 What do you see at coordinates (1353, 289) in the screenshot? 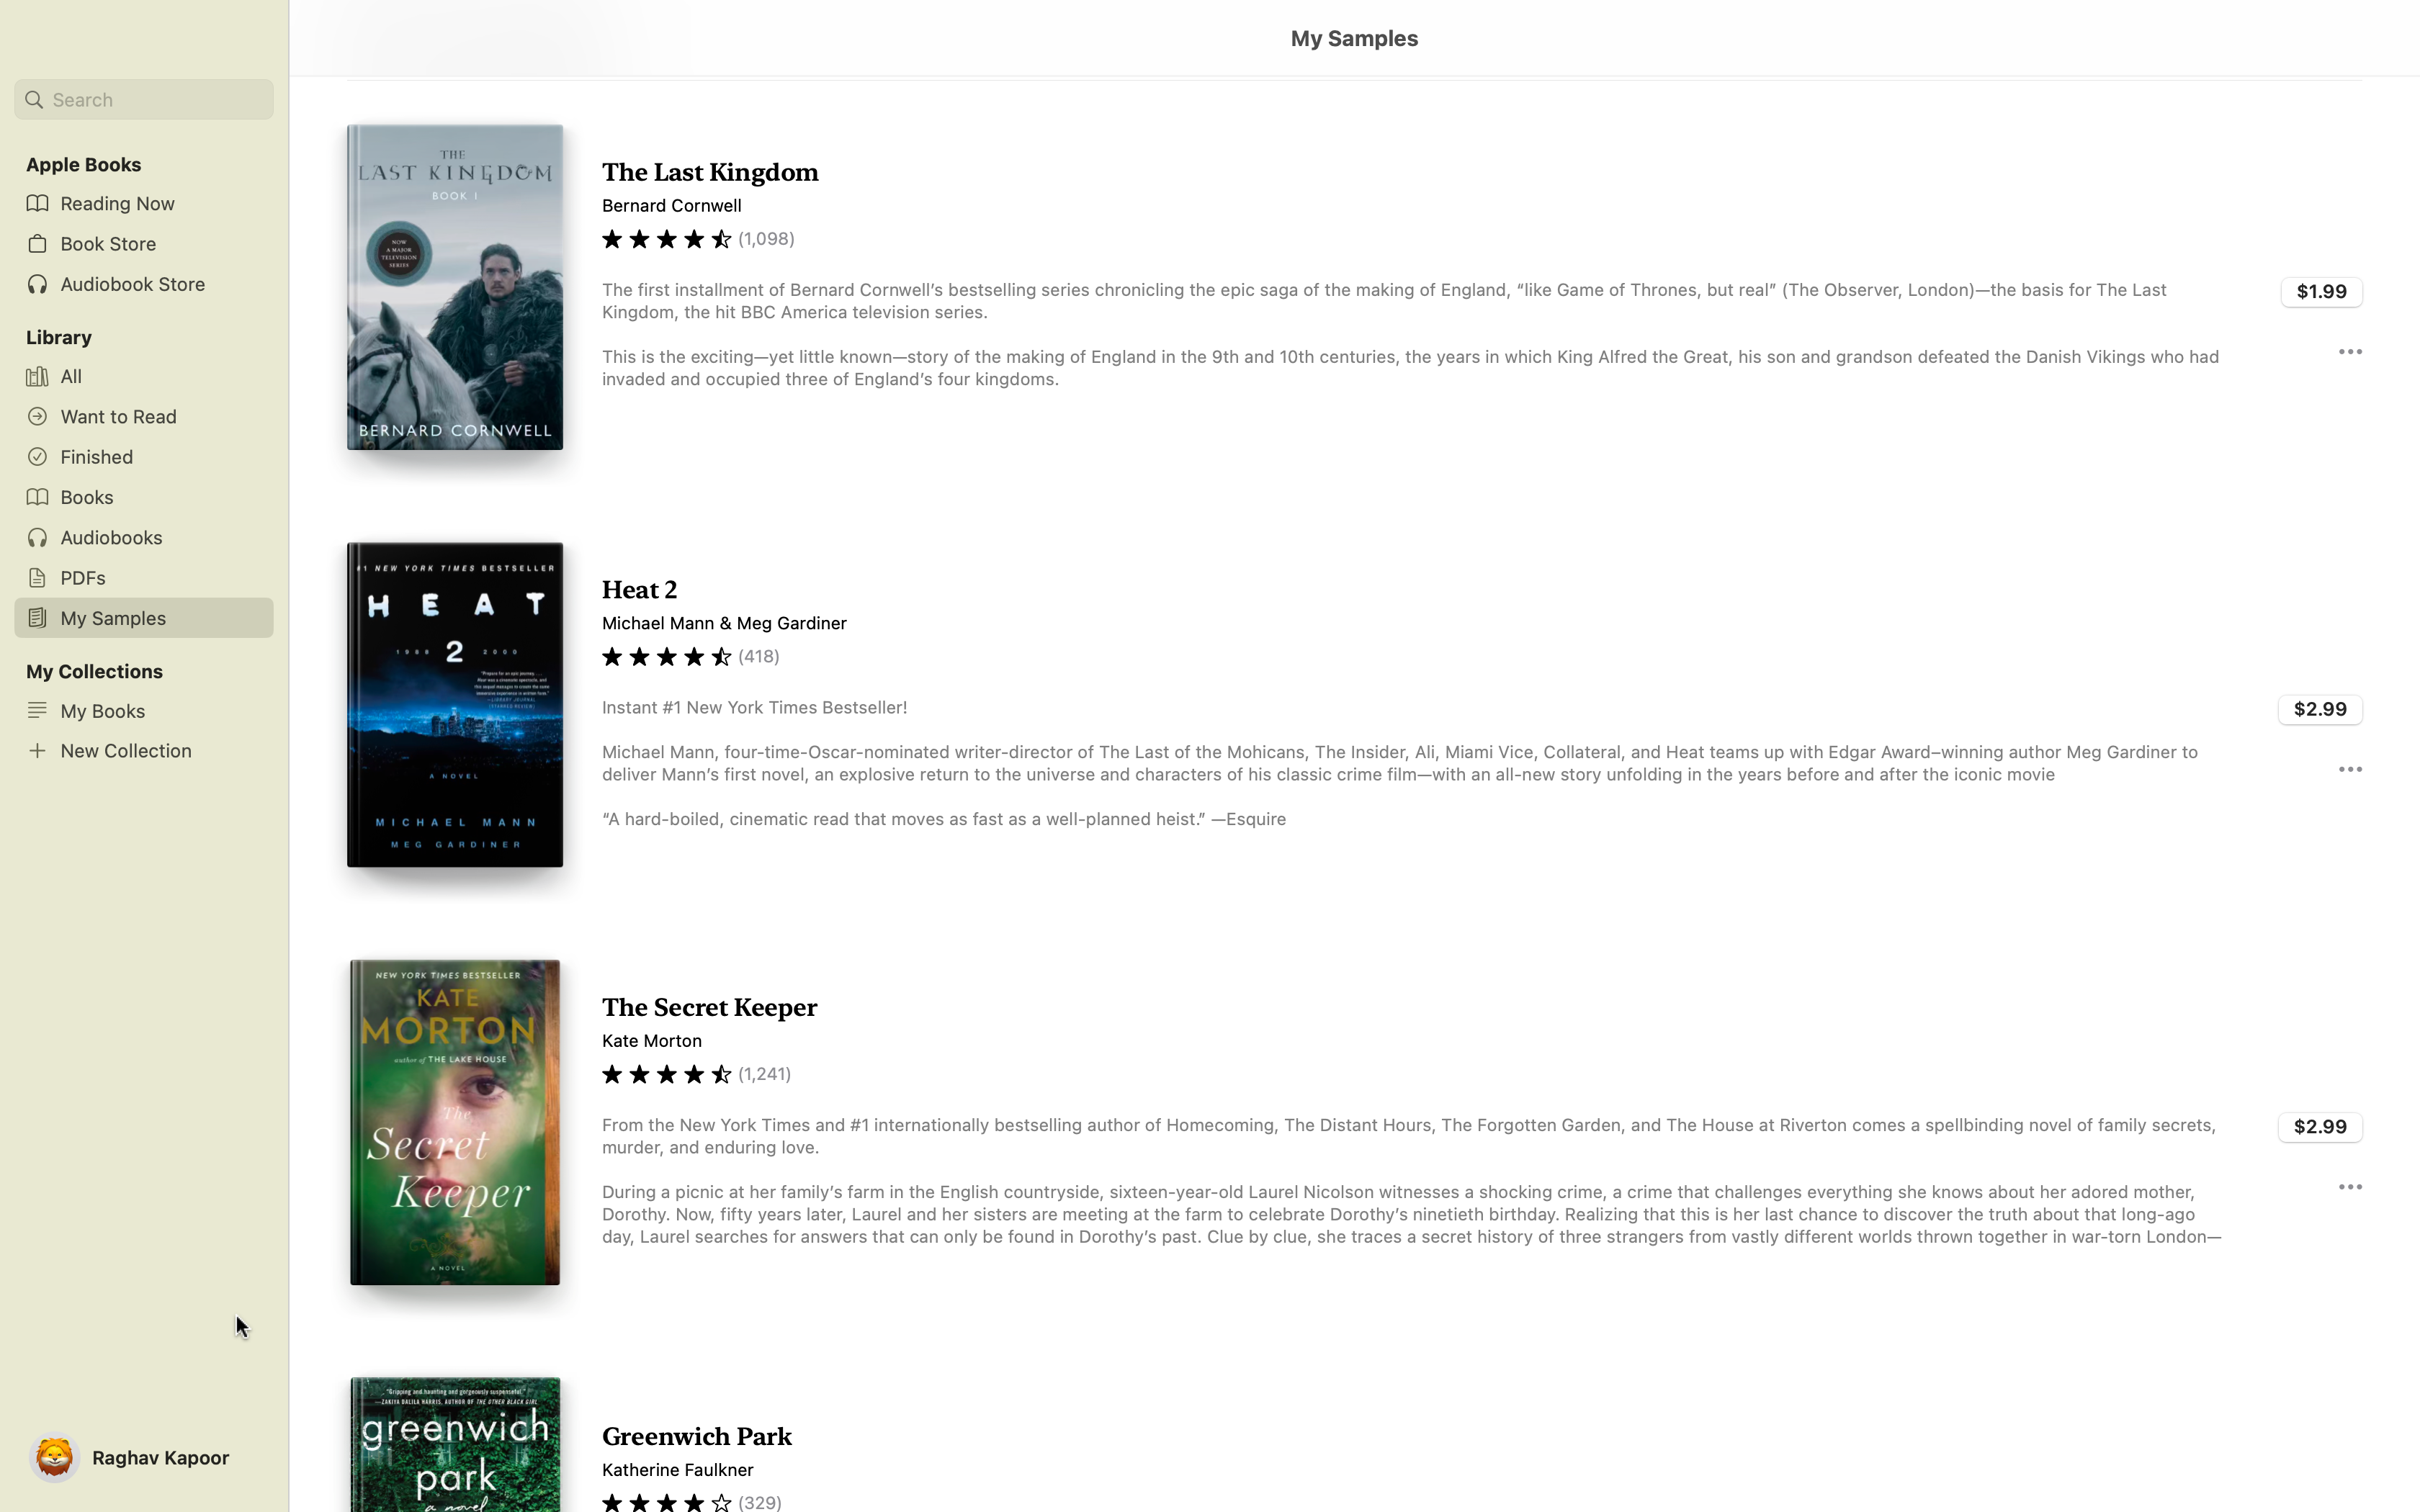
I see `Display content of "Last Kingdom" by double clicking it` at bounding box center [1353, 289].